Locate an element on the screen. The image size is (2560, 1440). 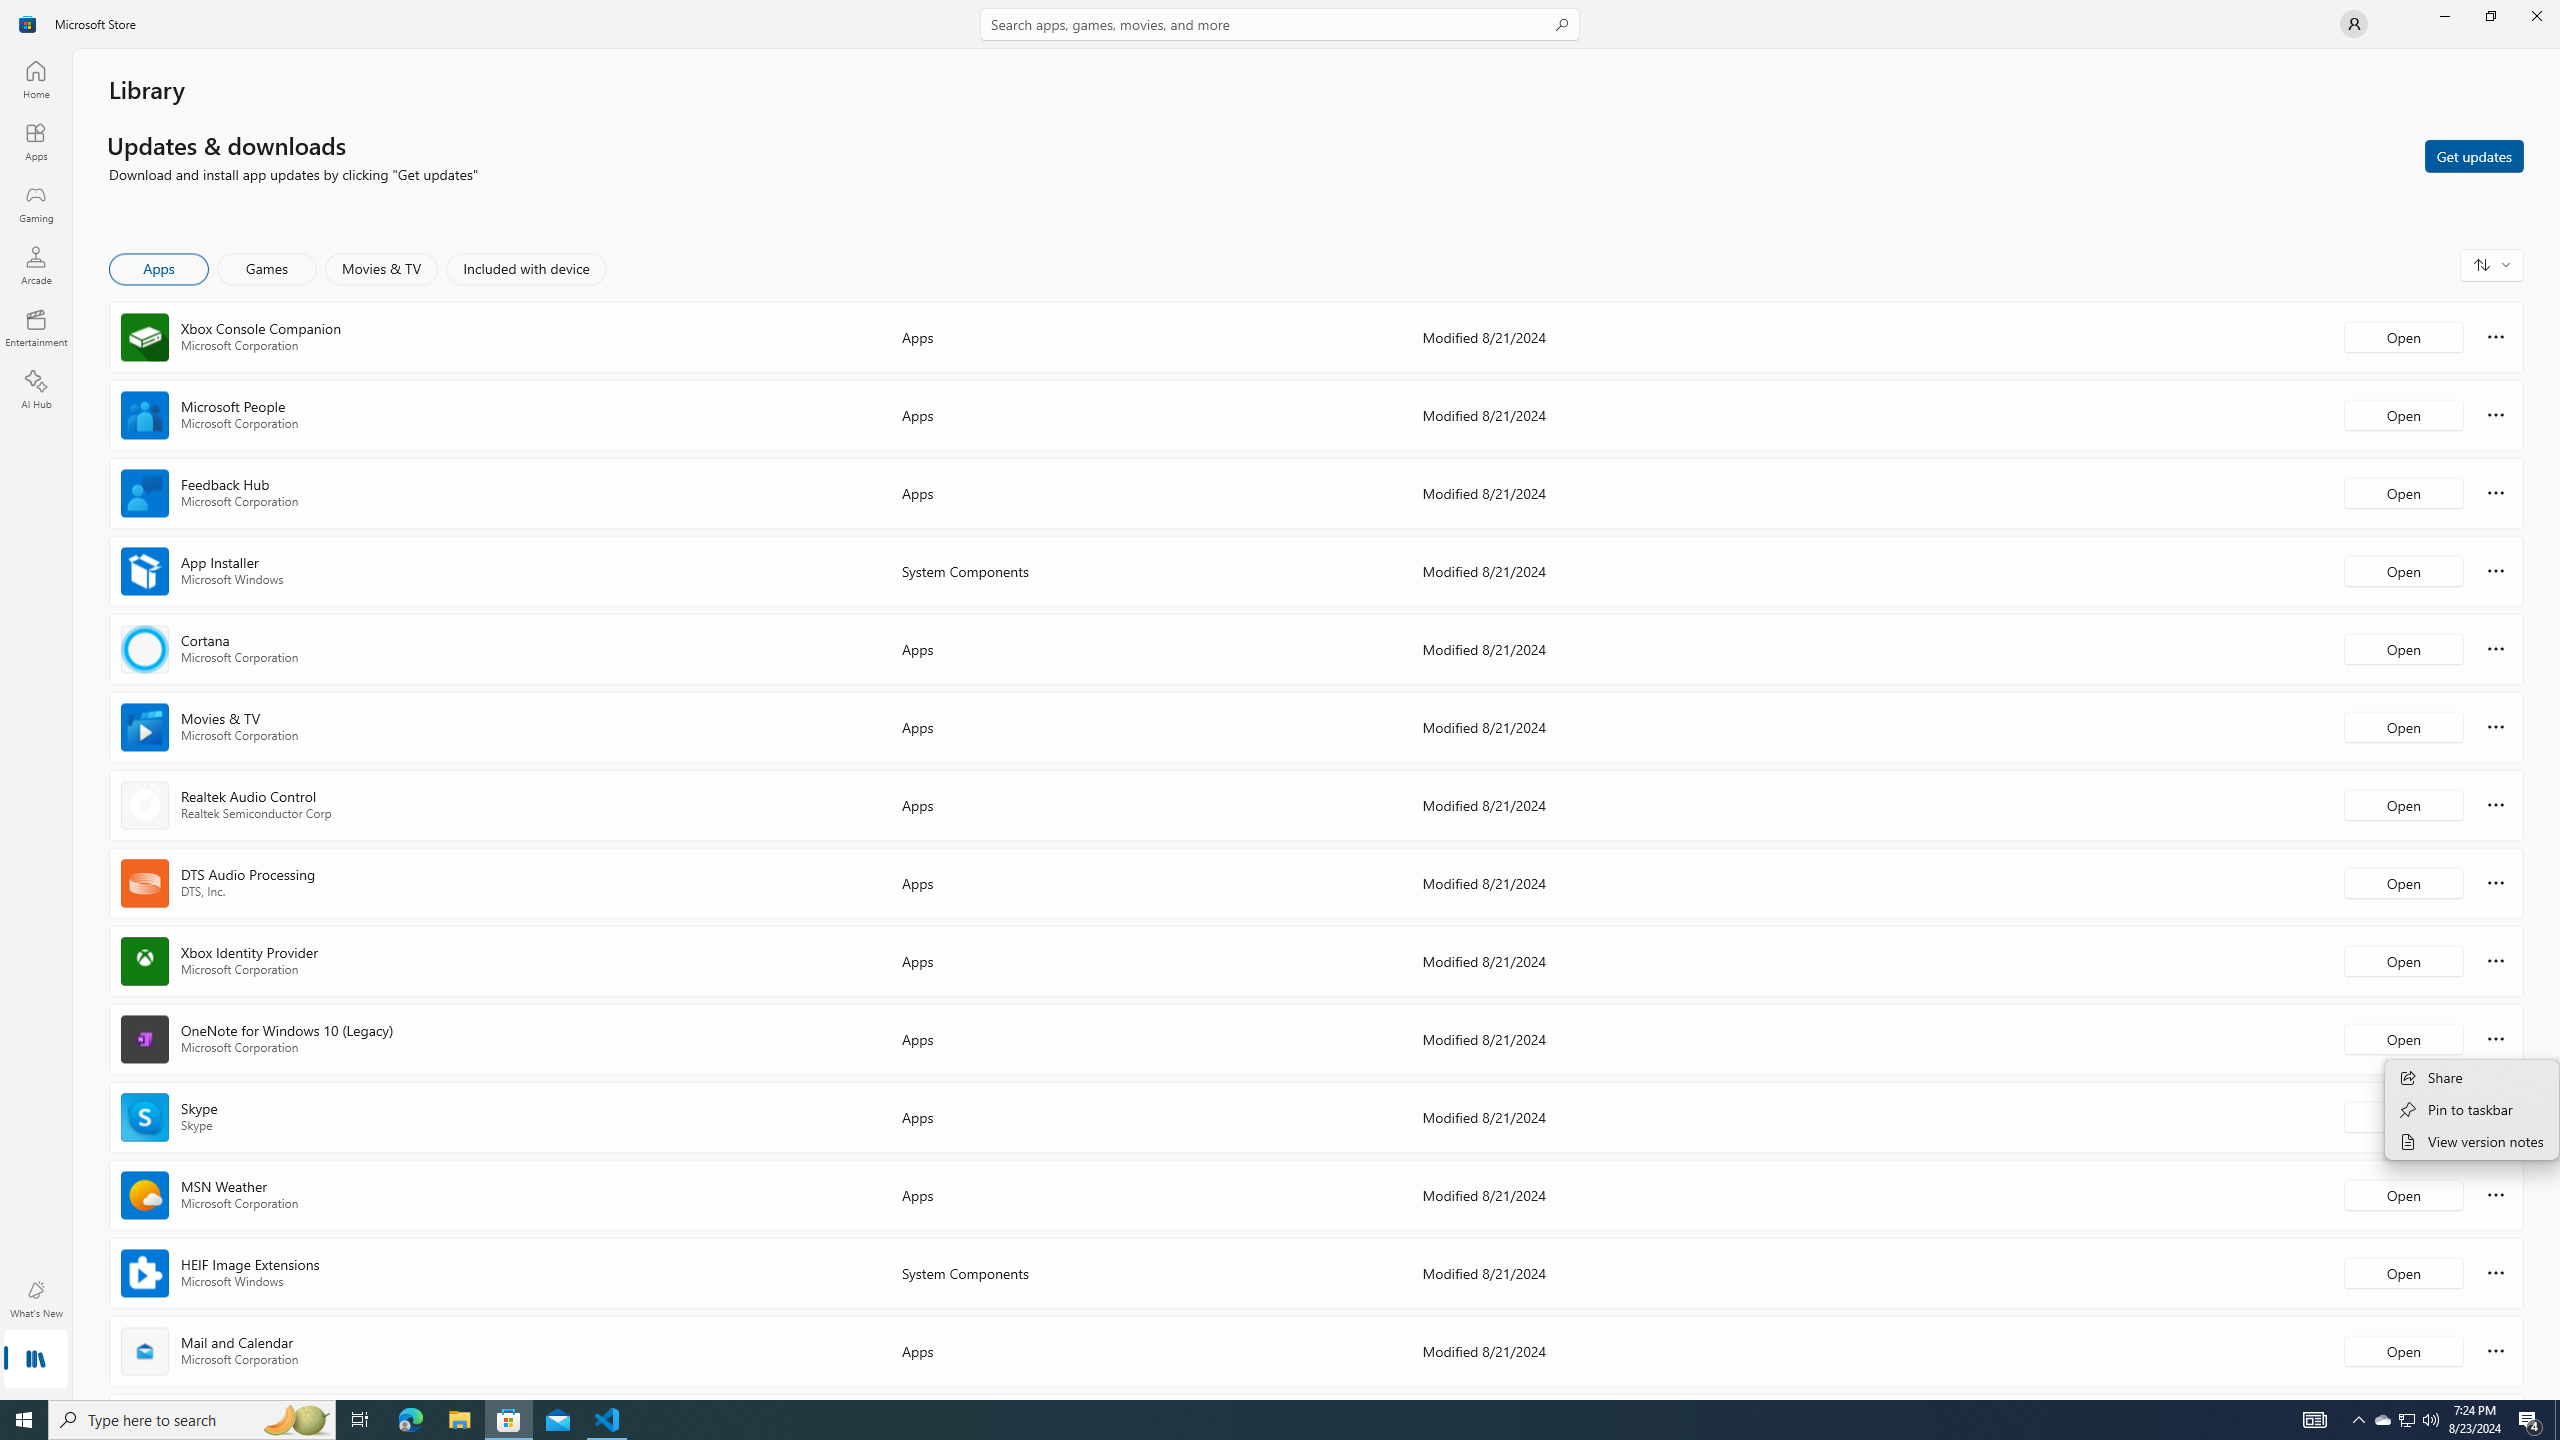
'AI Hub' is located at coordinates (34, 388).